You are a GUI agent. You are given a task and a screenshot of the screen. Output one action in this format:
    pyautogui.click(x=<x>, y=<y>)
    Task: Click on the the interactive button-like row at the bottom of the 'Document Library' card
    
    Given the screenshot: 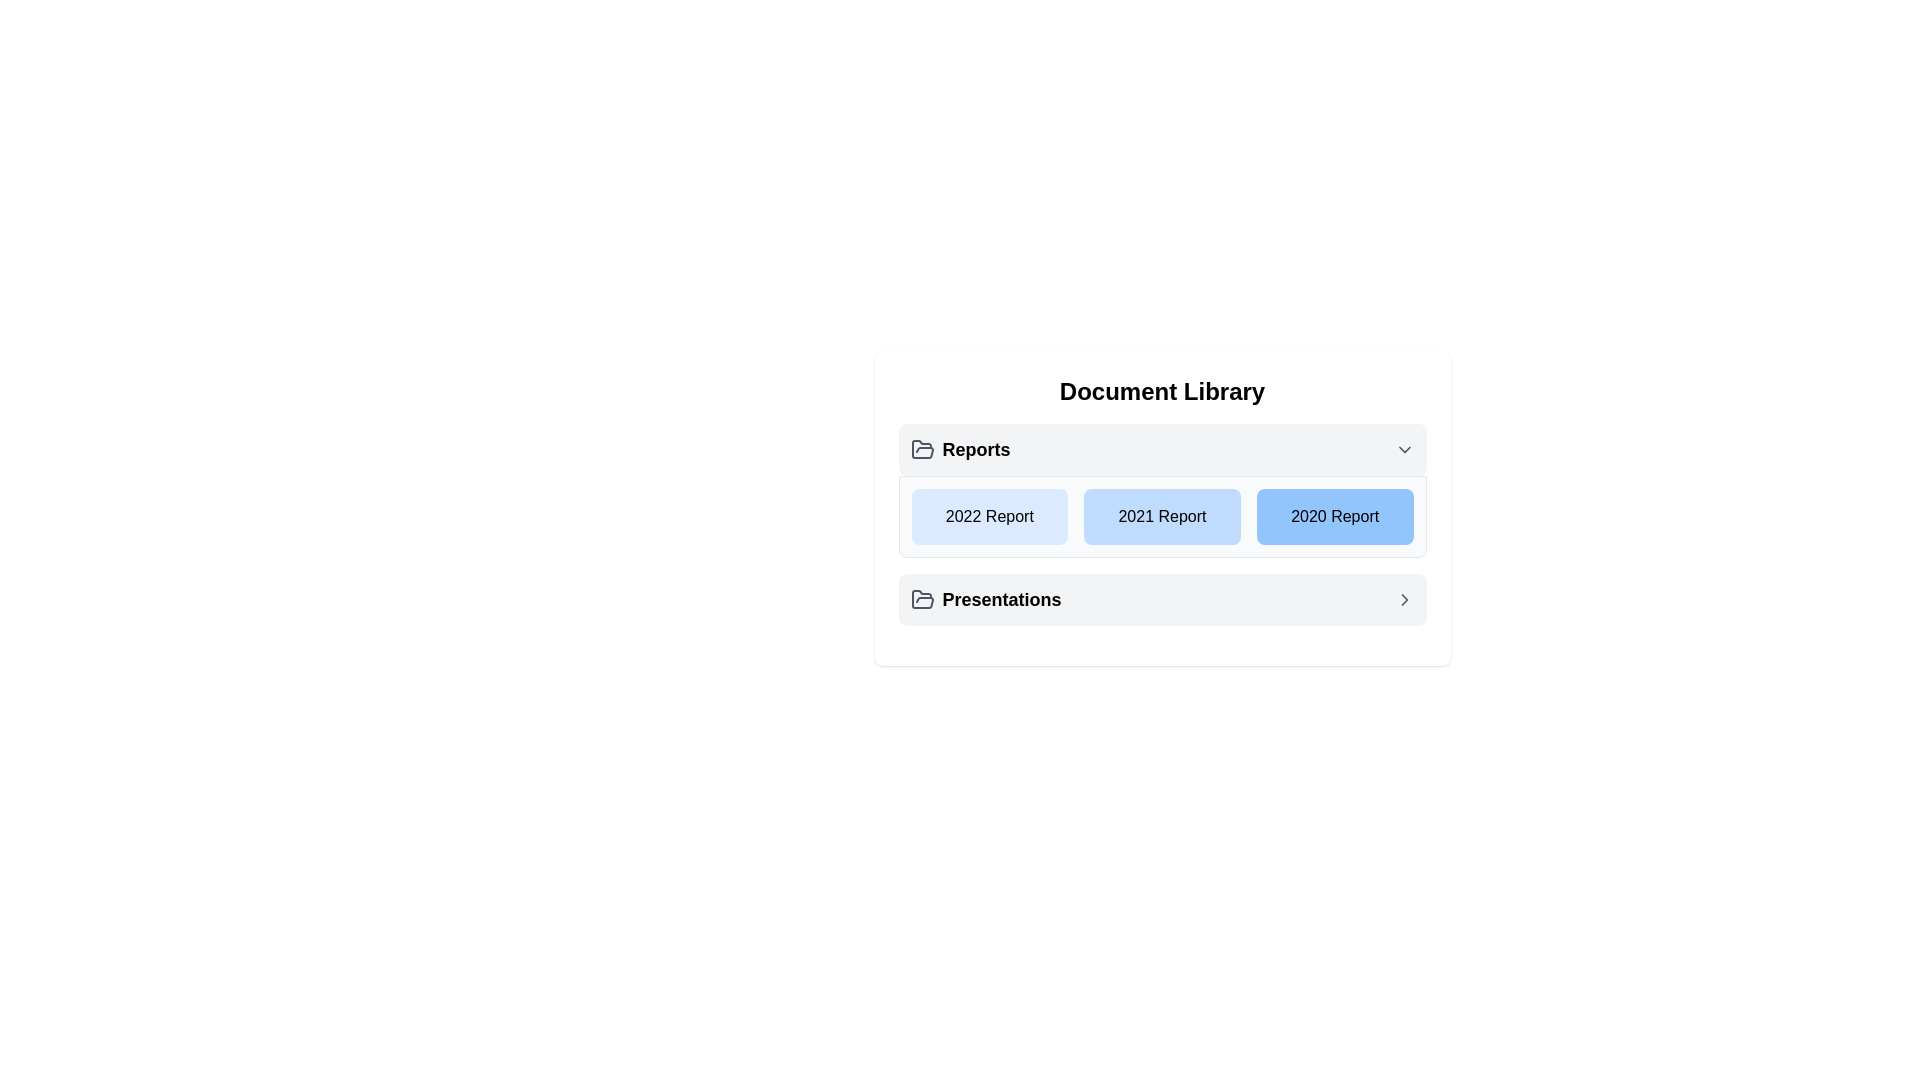 What is the action you would take?
    pyautogui.click(x=1162, y=599)
    